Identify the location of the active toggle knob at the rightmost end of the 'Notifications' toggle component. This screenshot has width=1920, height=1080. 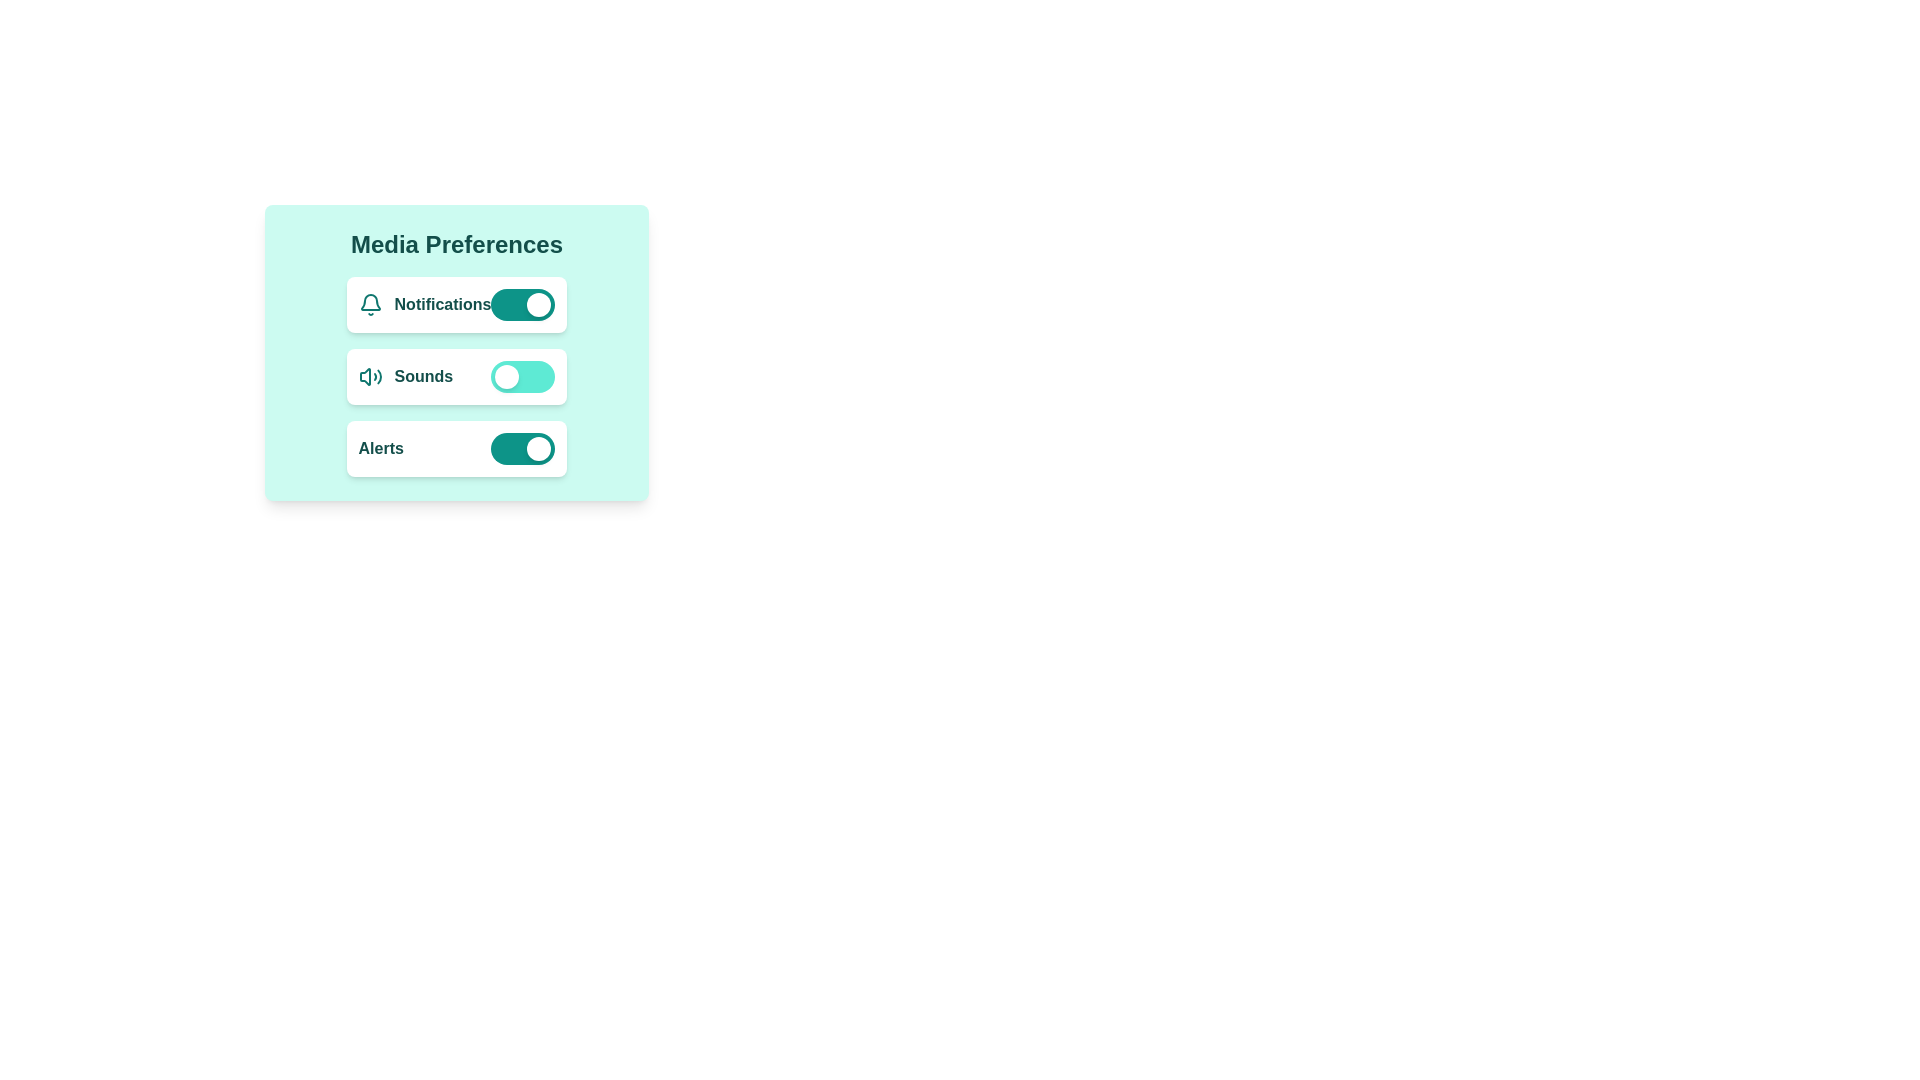
(539, 304).